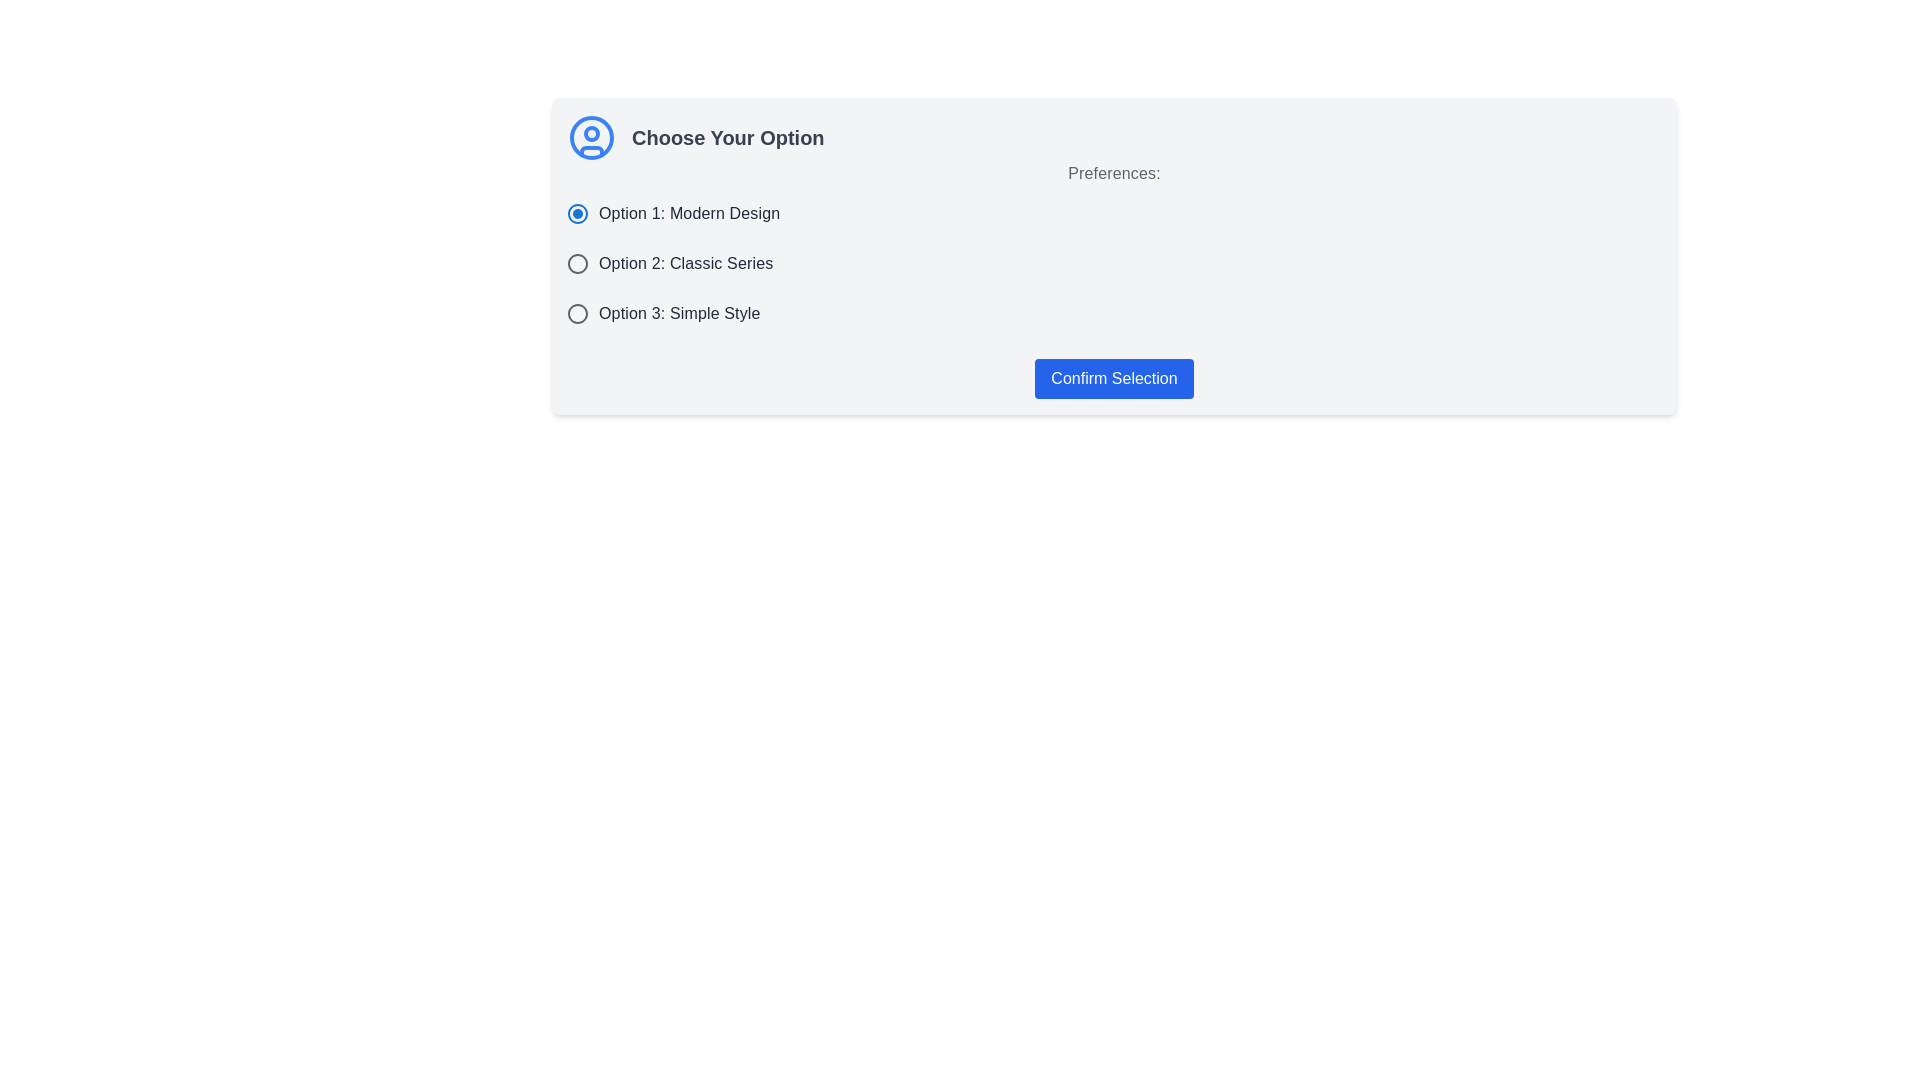  I want to click on the static text label that describes the selection option for the radio button, which is the third element in a vertically stacked list located under 'Option 2: Classic Series', so click(679, 313).